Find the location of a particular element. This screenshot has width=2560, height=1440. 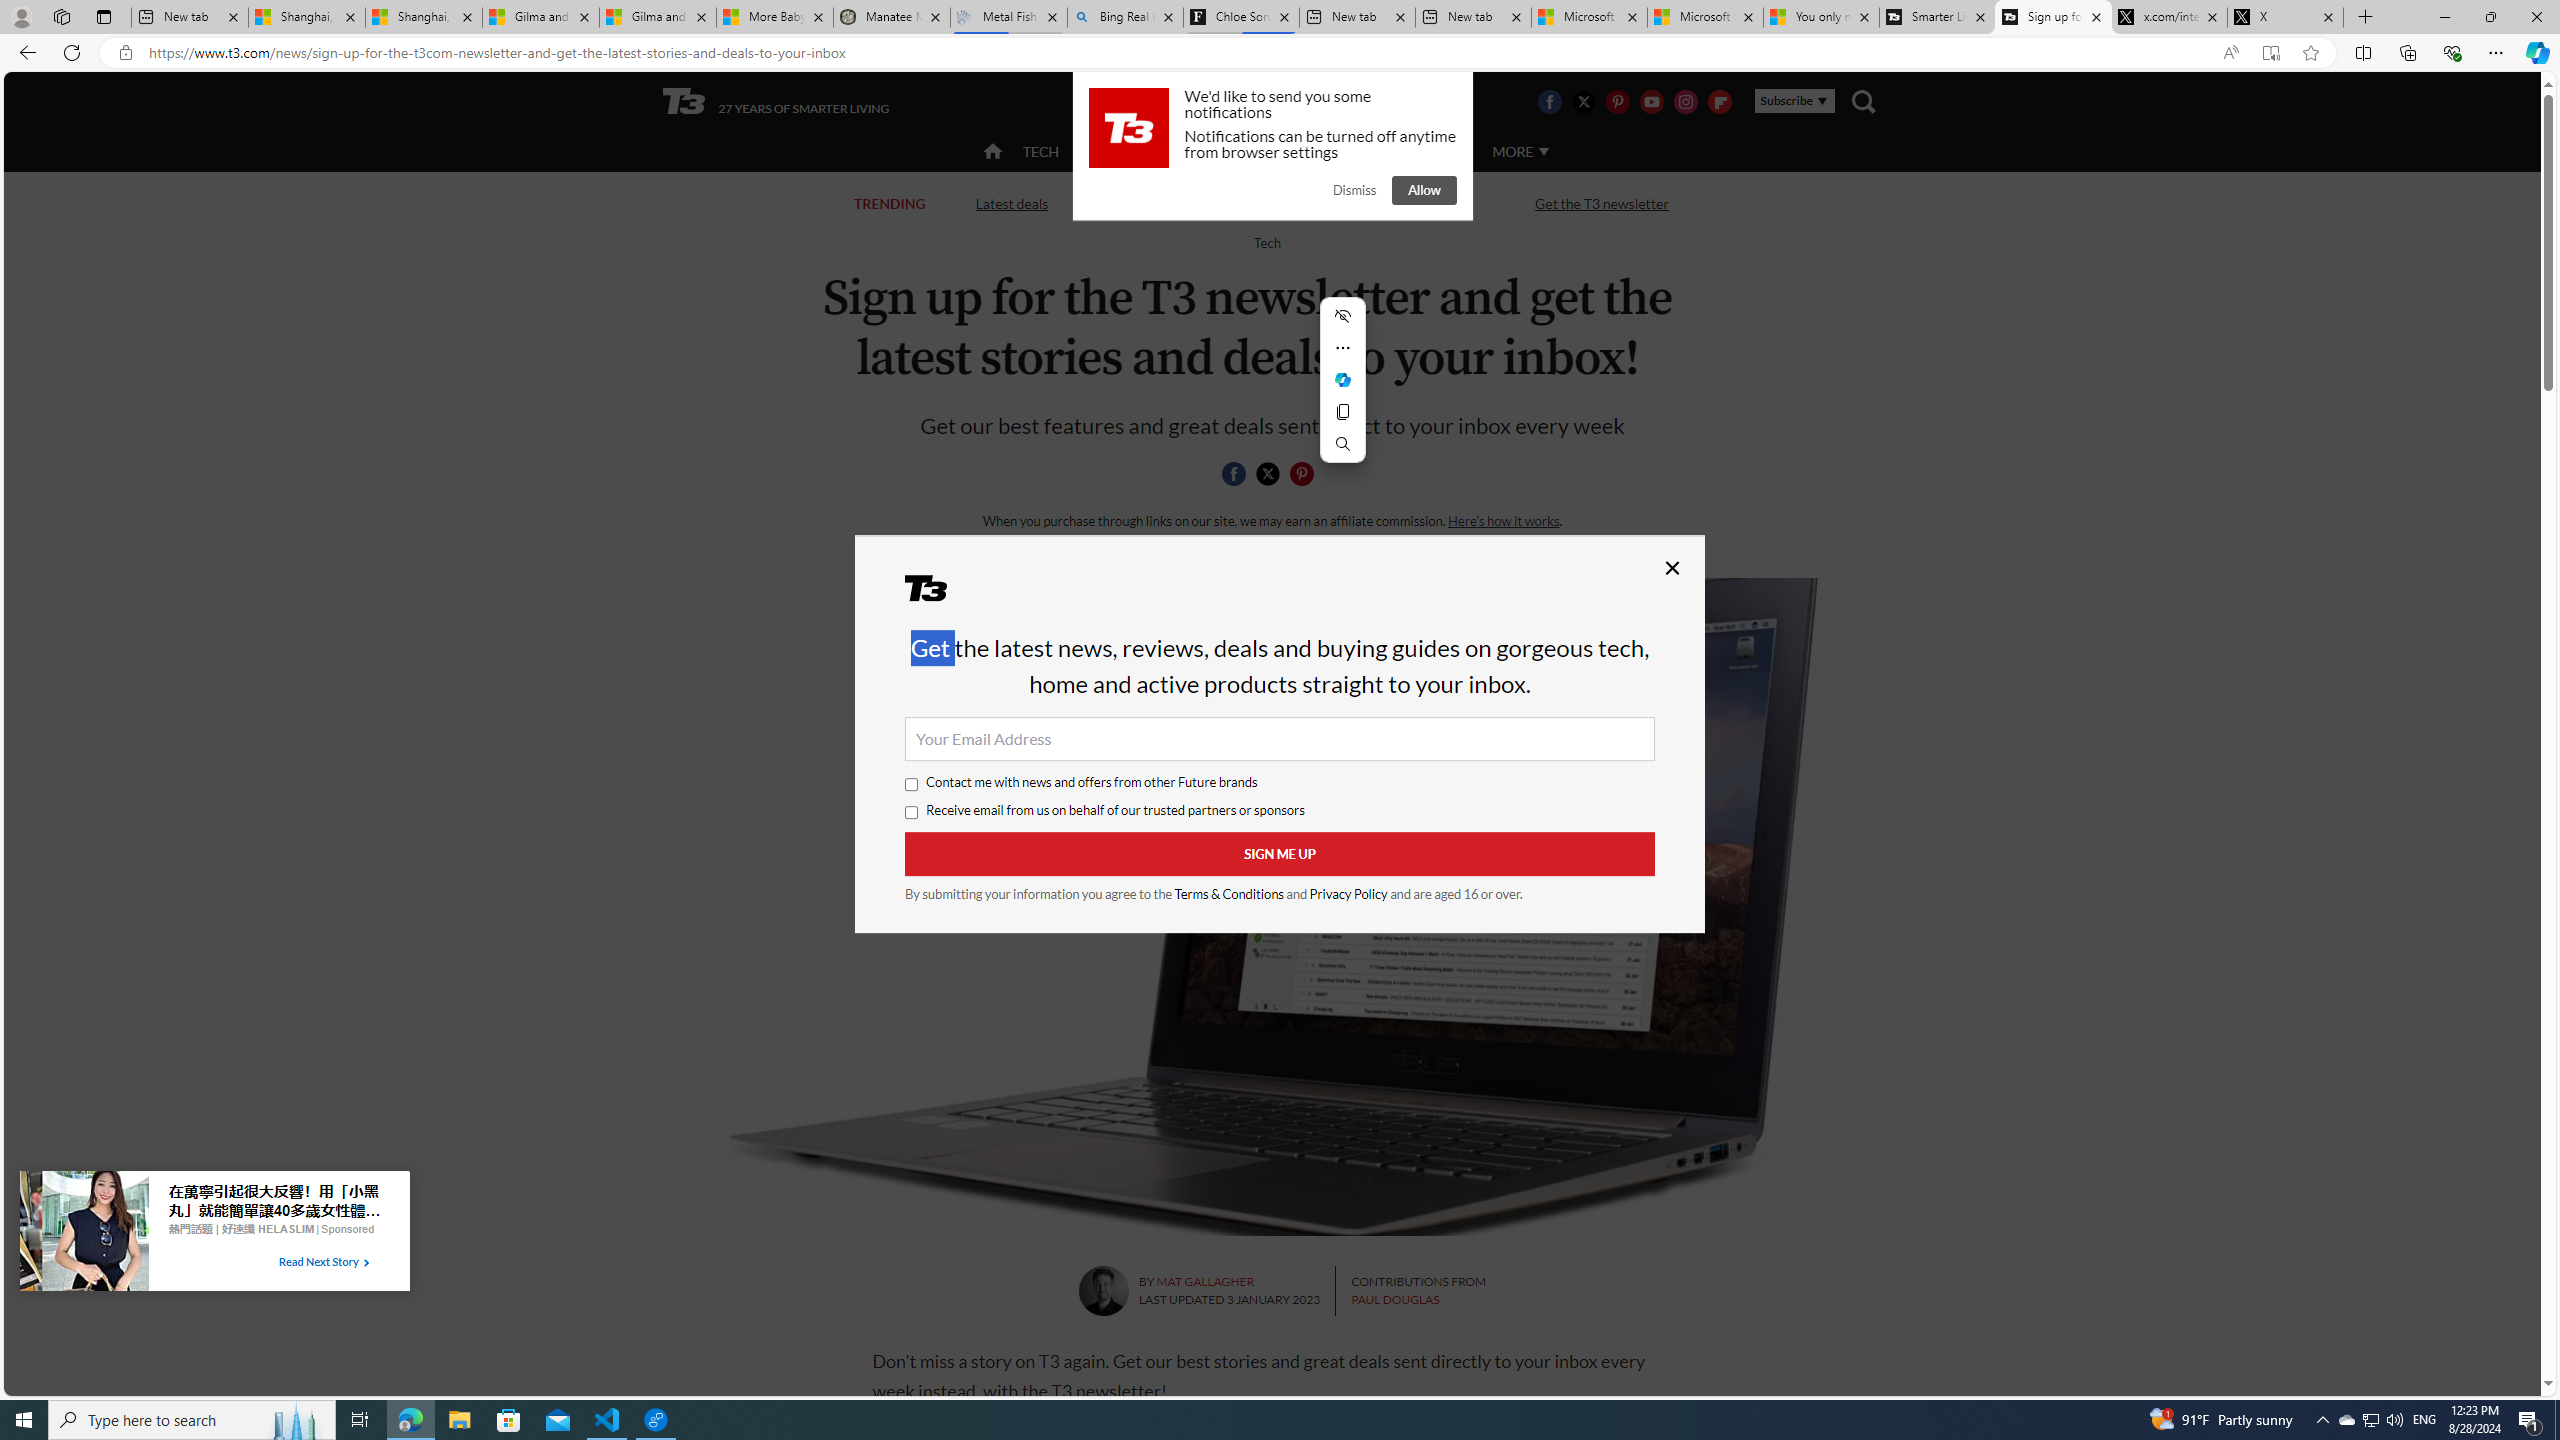

'TECH' is located at coordinates (1039, 150).